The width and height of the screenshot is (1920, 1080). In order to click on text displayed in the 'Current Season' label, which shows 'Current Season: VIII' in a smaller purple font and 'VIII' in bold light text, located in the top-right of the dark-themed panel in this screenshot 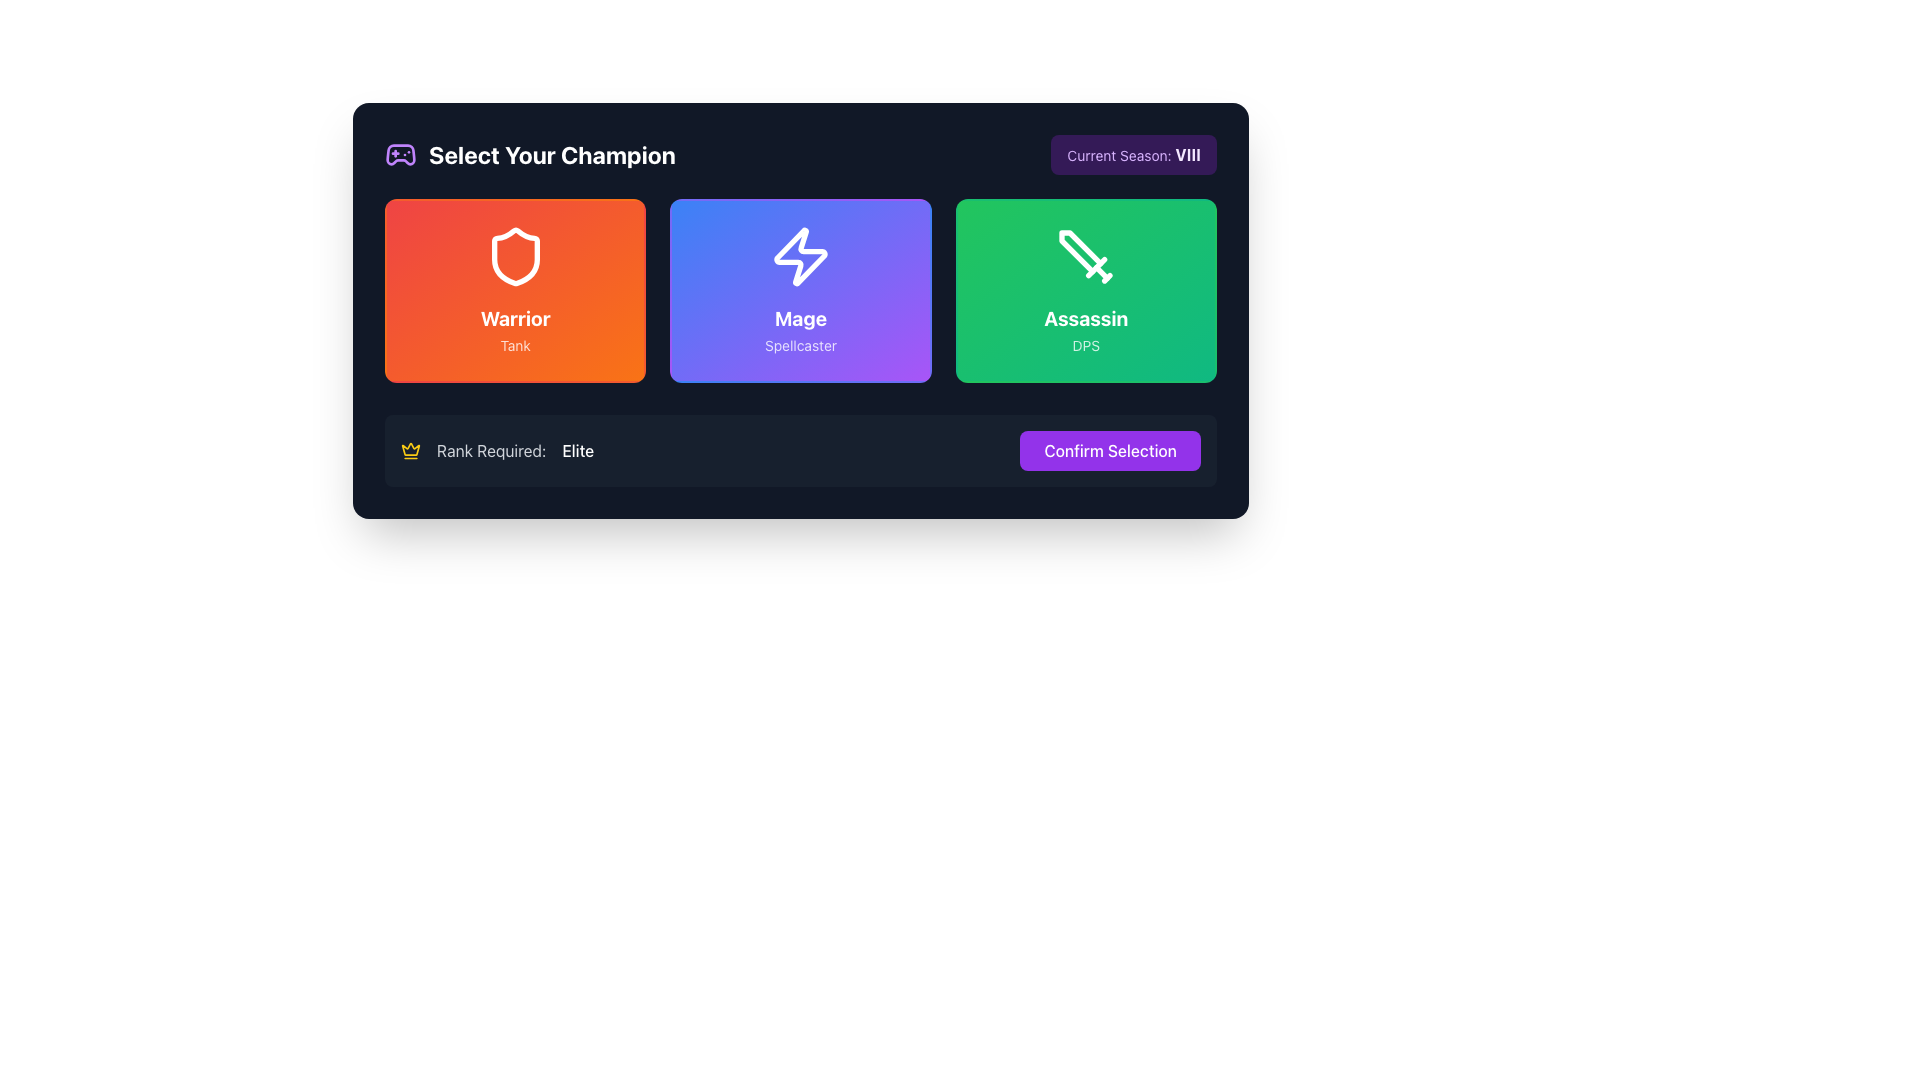, I will do `click(1134, 153)`.